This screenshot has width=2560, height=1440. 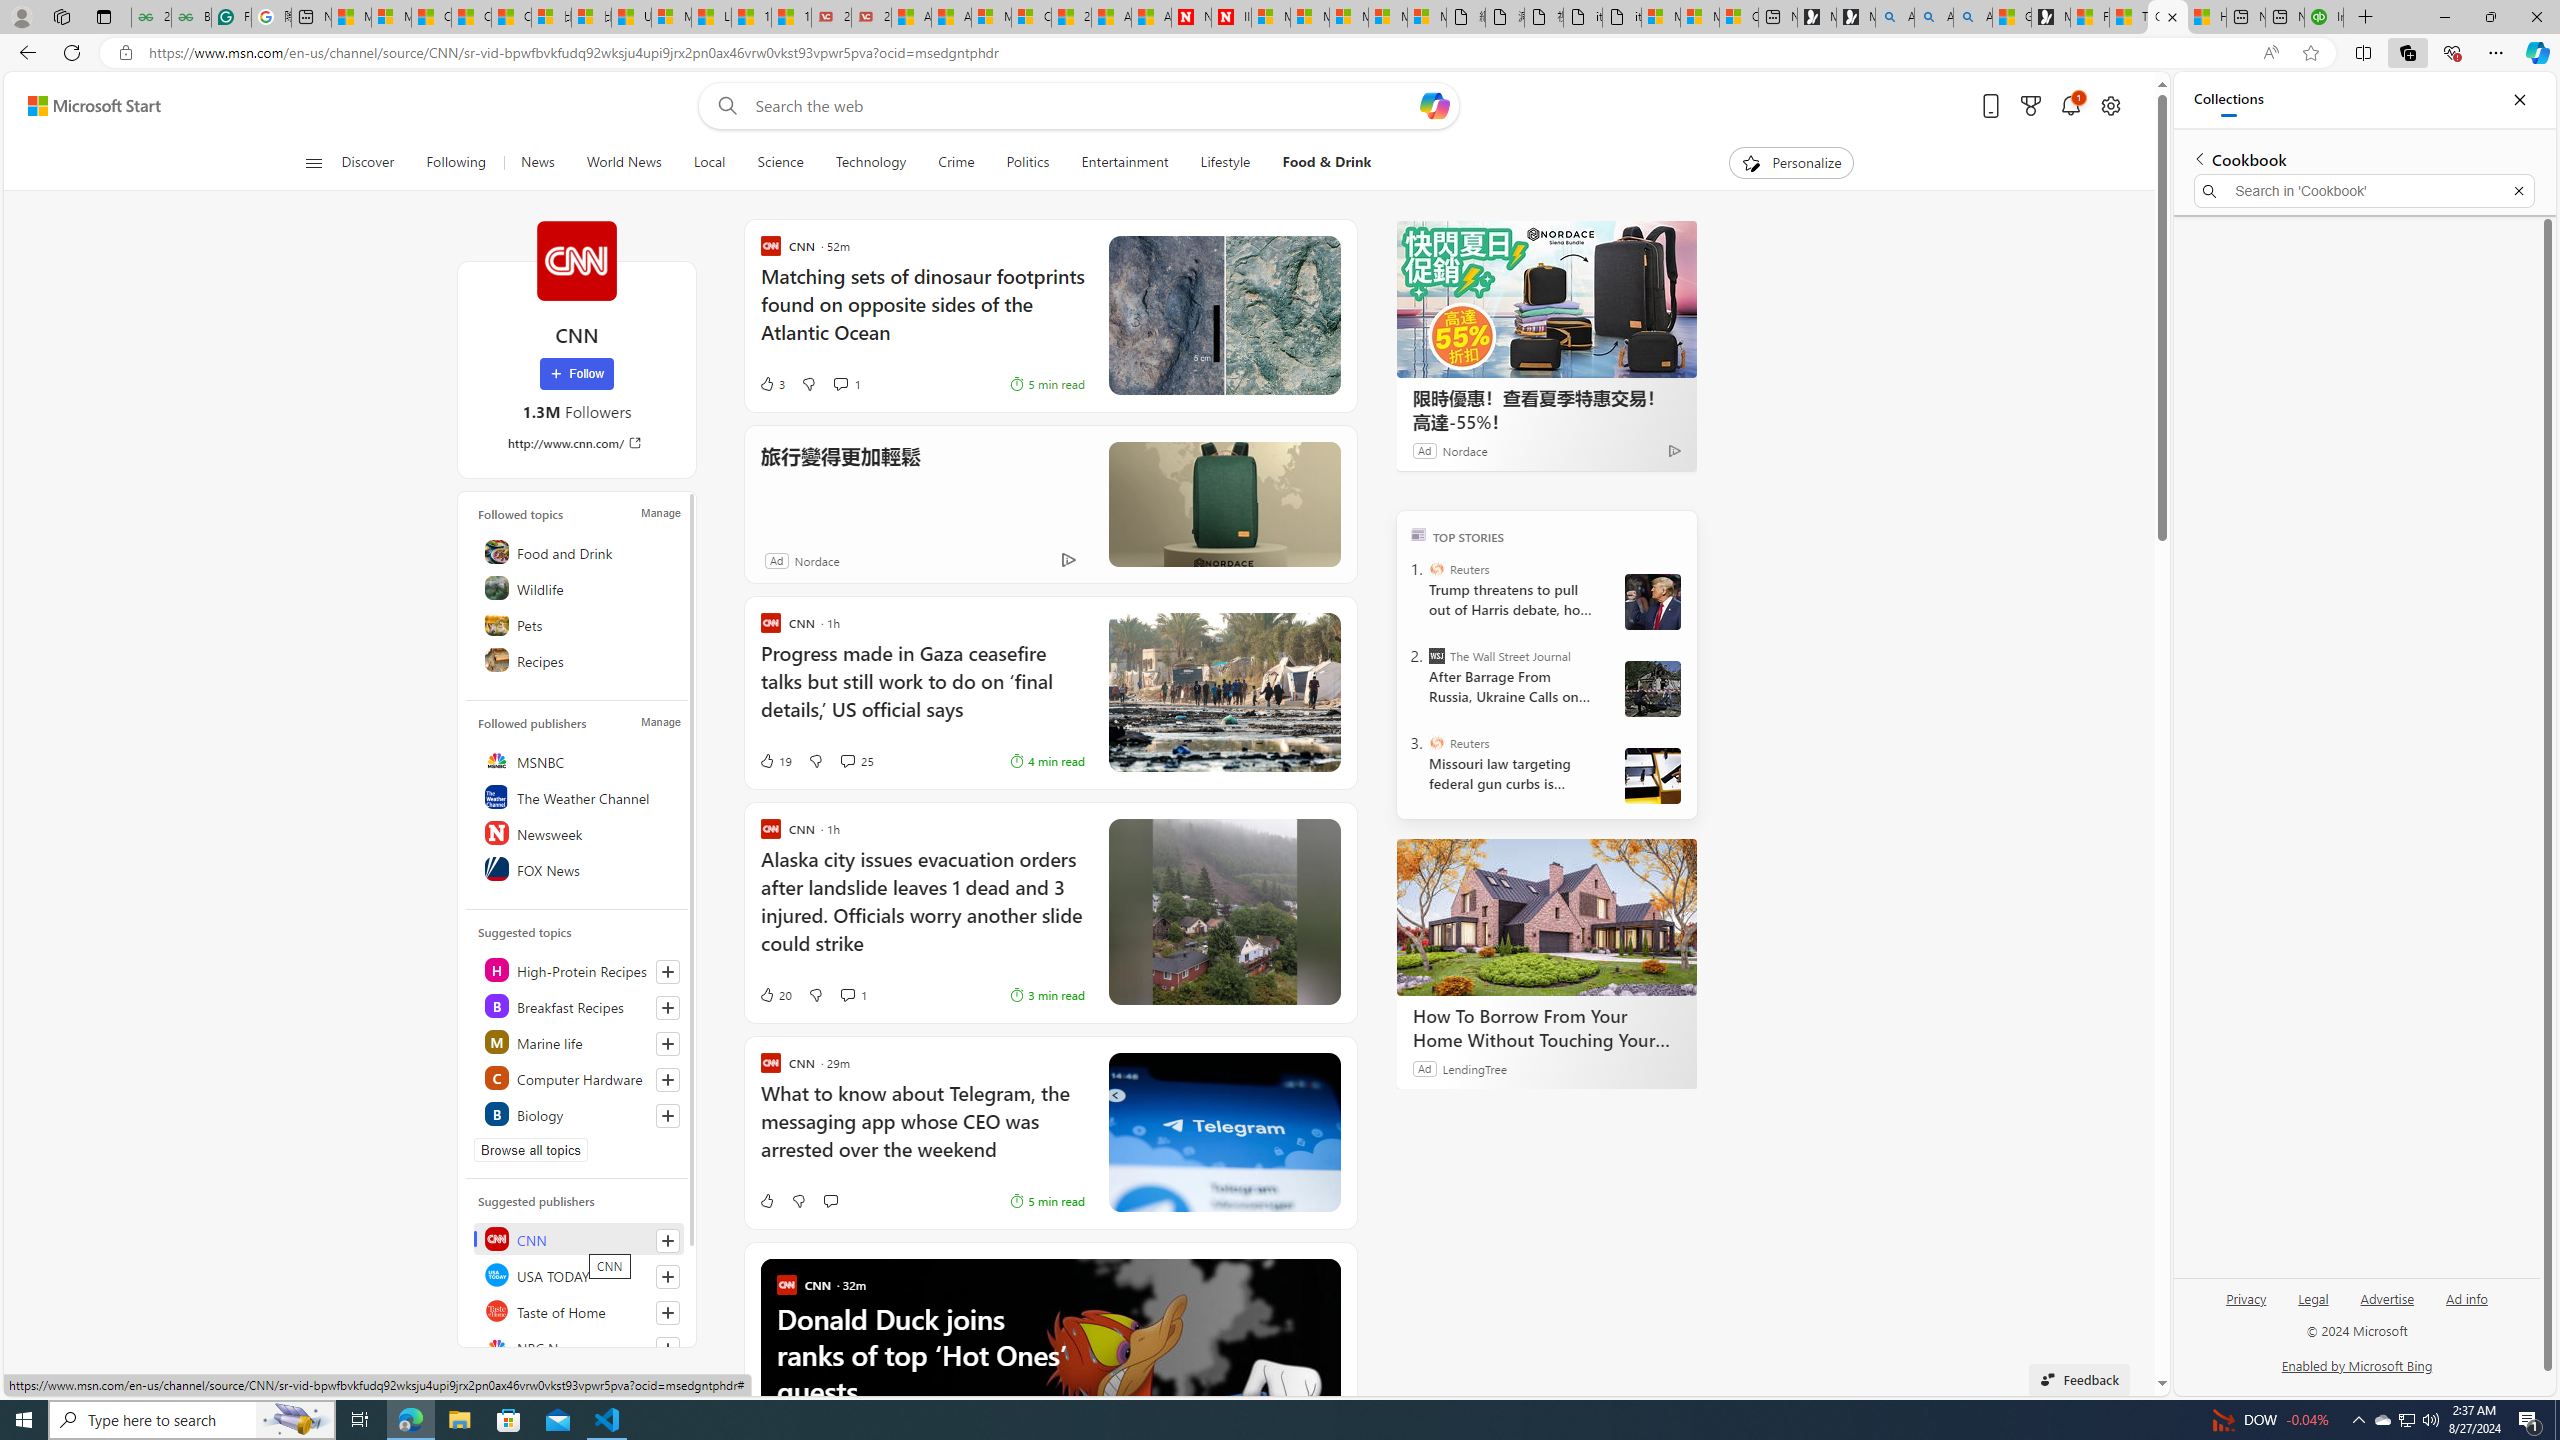 What do you see at coordinates (2087, 16) in the screenshot?
I see `'Food and Drink - MSN'` at bounding box center [2087, 16].